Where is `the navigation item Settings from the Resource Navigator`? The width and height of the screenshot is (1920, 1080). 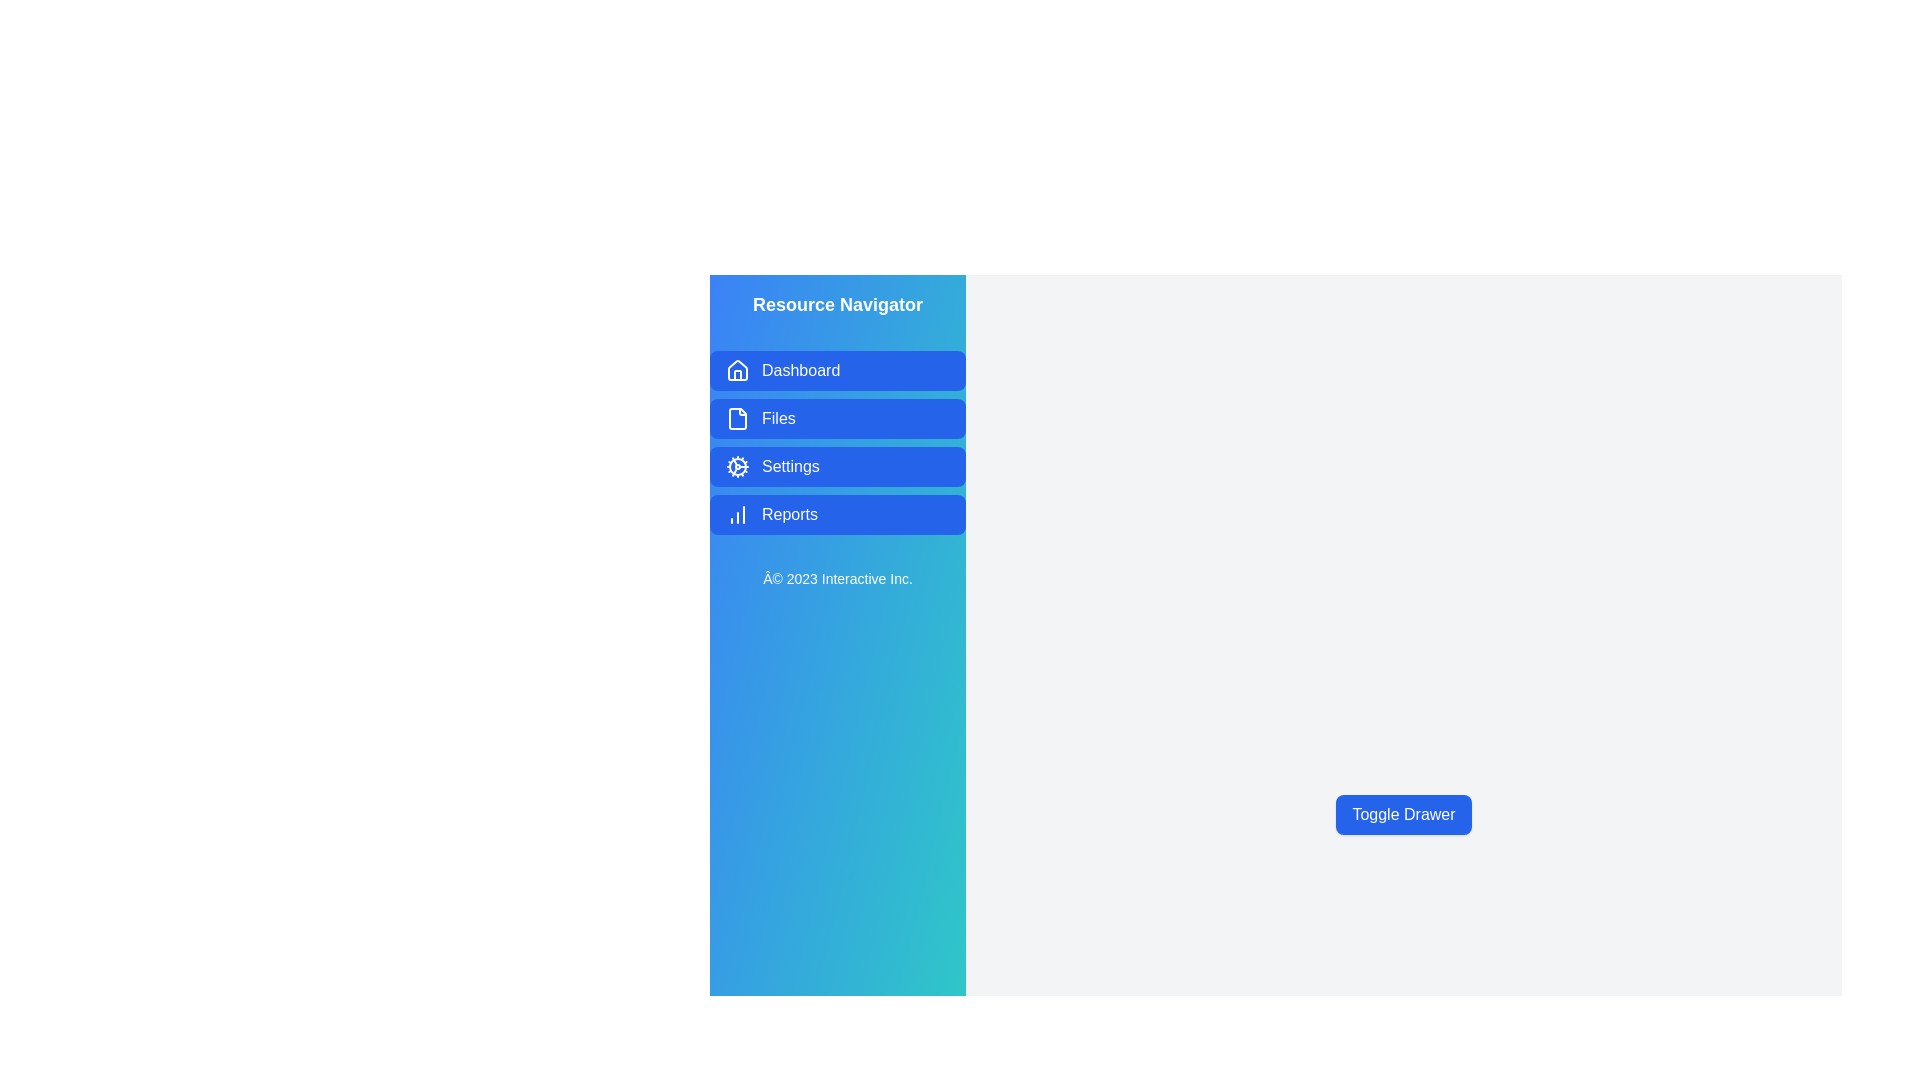
the navigation item Settings from the Resource Navigator is located at coordinates (838, 466).